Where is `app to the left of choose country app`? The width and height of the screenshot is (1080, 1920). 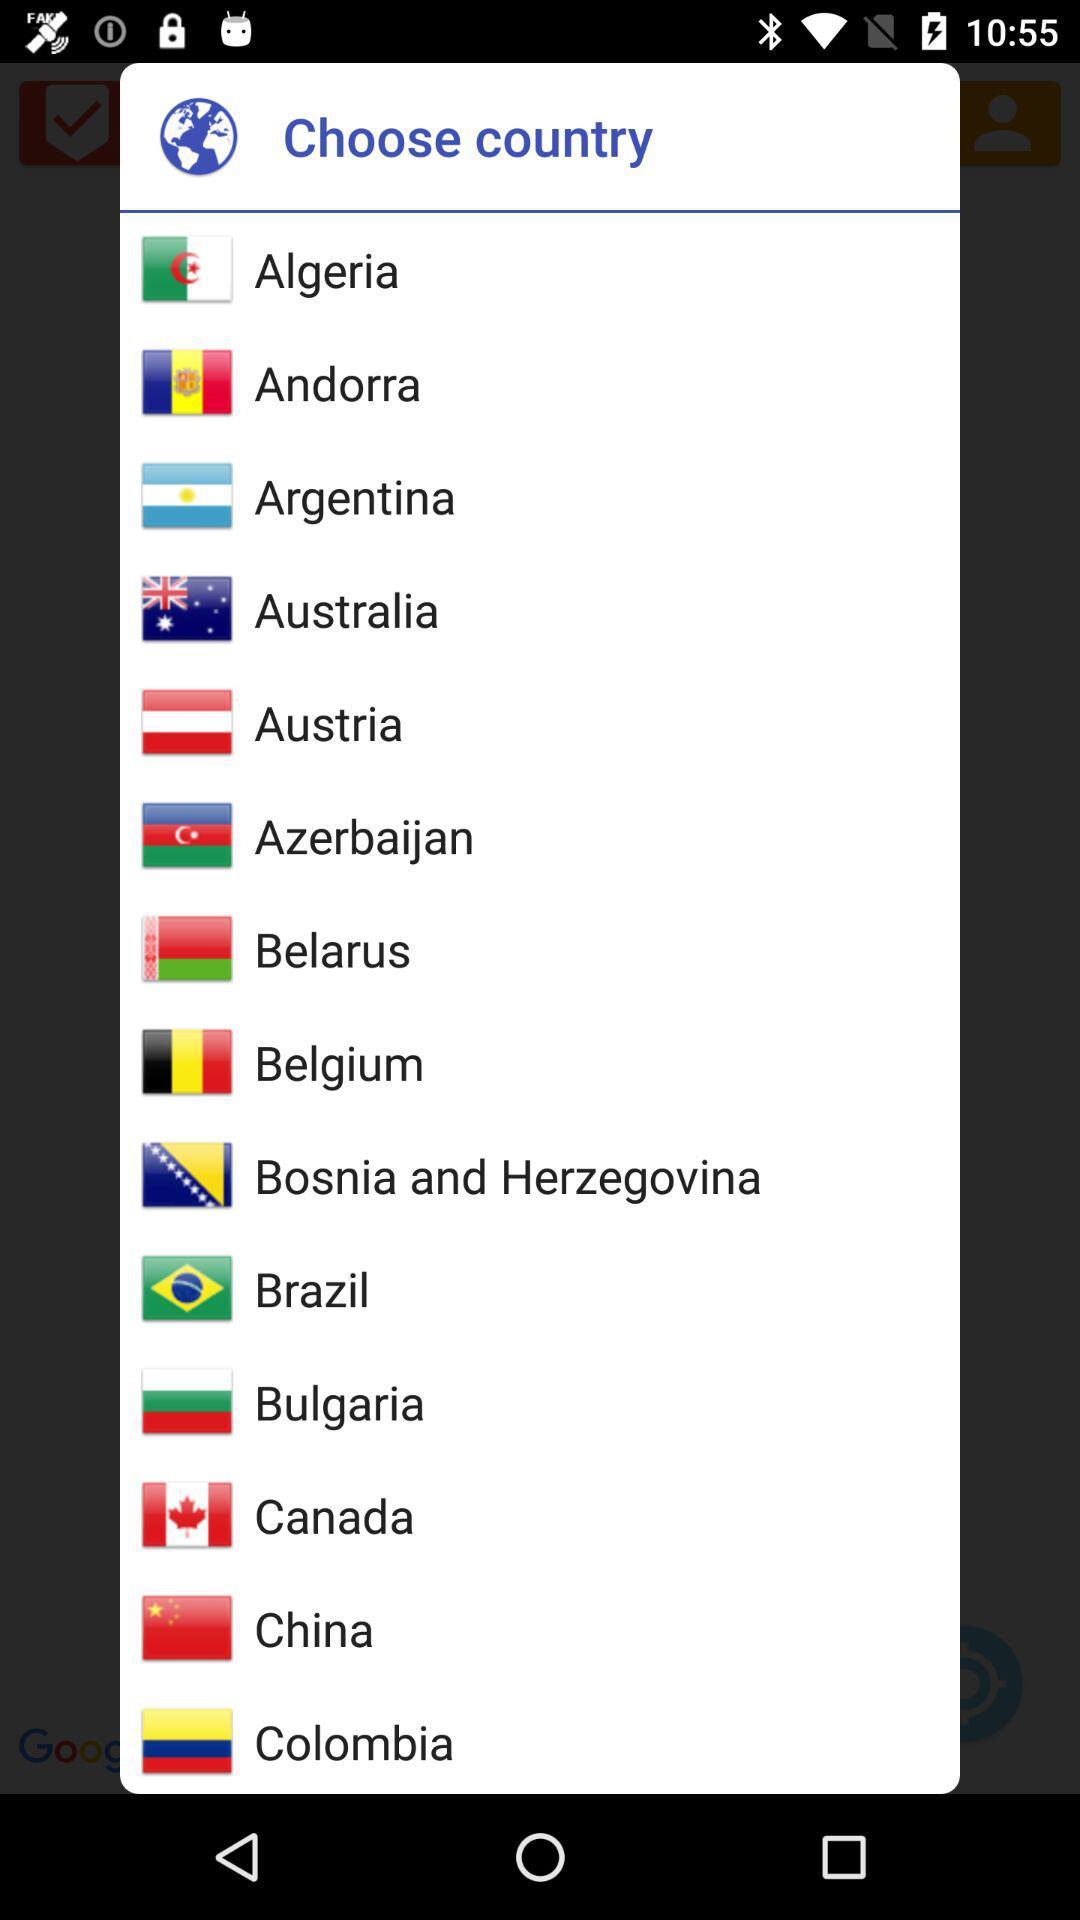
app to the left of choose country app is located at coordinates (198, 135).